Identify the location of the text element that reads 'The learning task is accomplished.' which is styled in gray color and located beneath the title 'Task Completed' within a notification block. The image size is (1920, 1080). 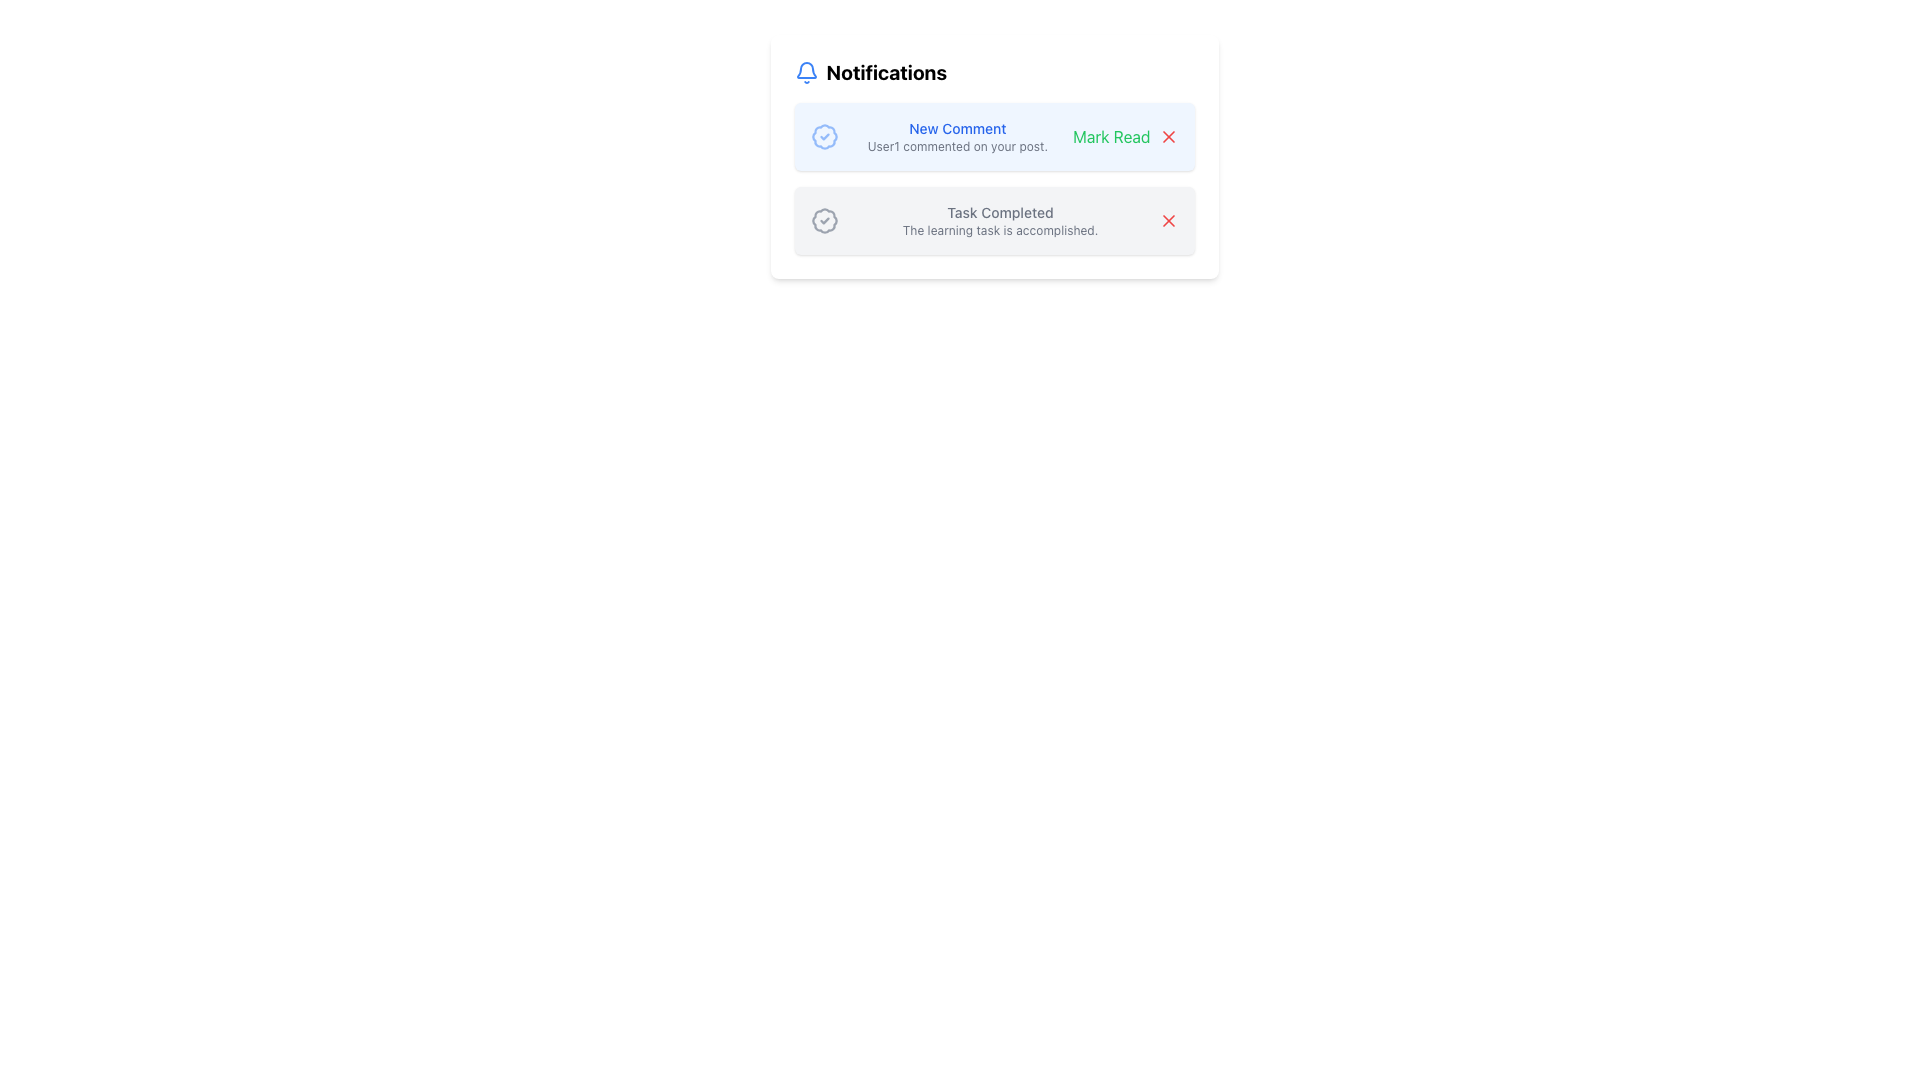
(1000, 230).